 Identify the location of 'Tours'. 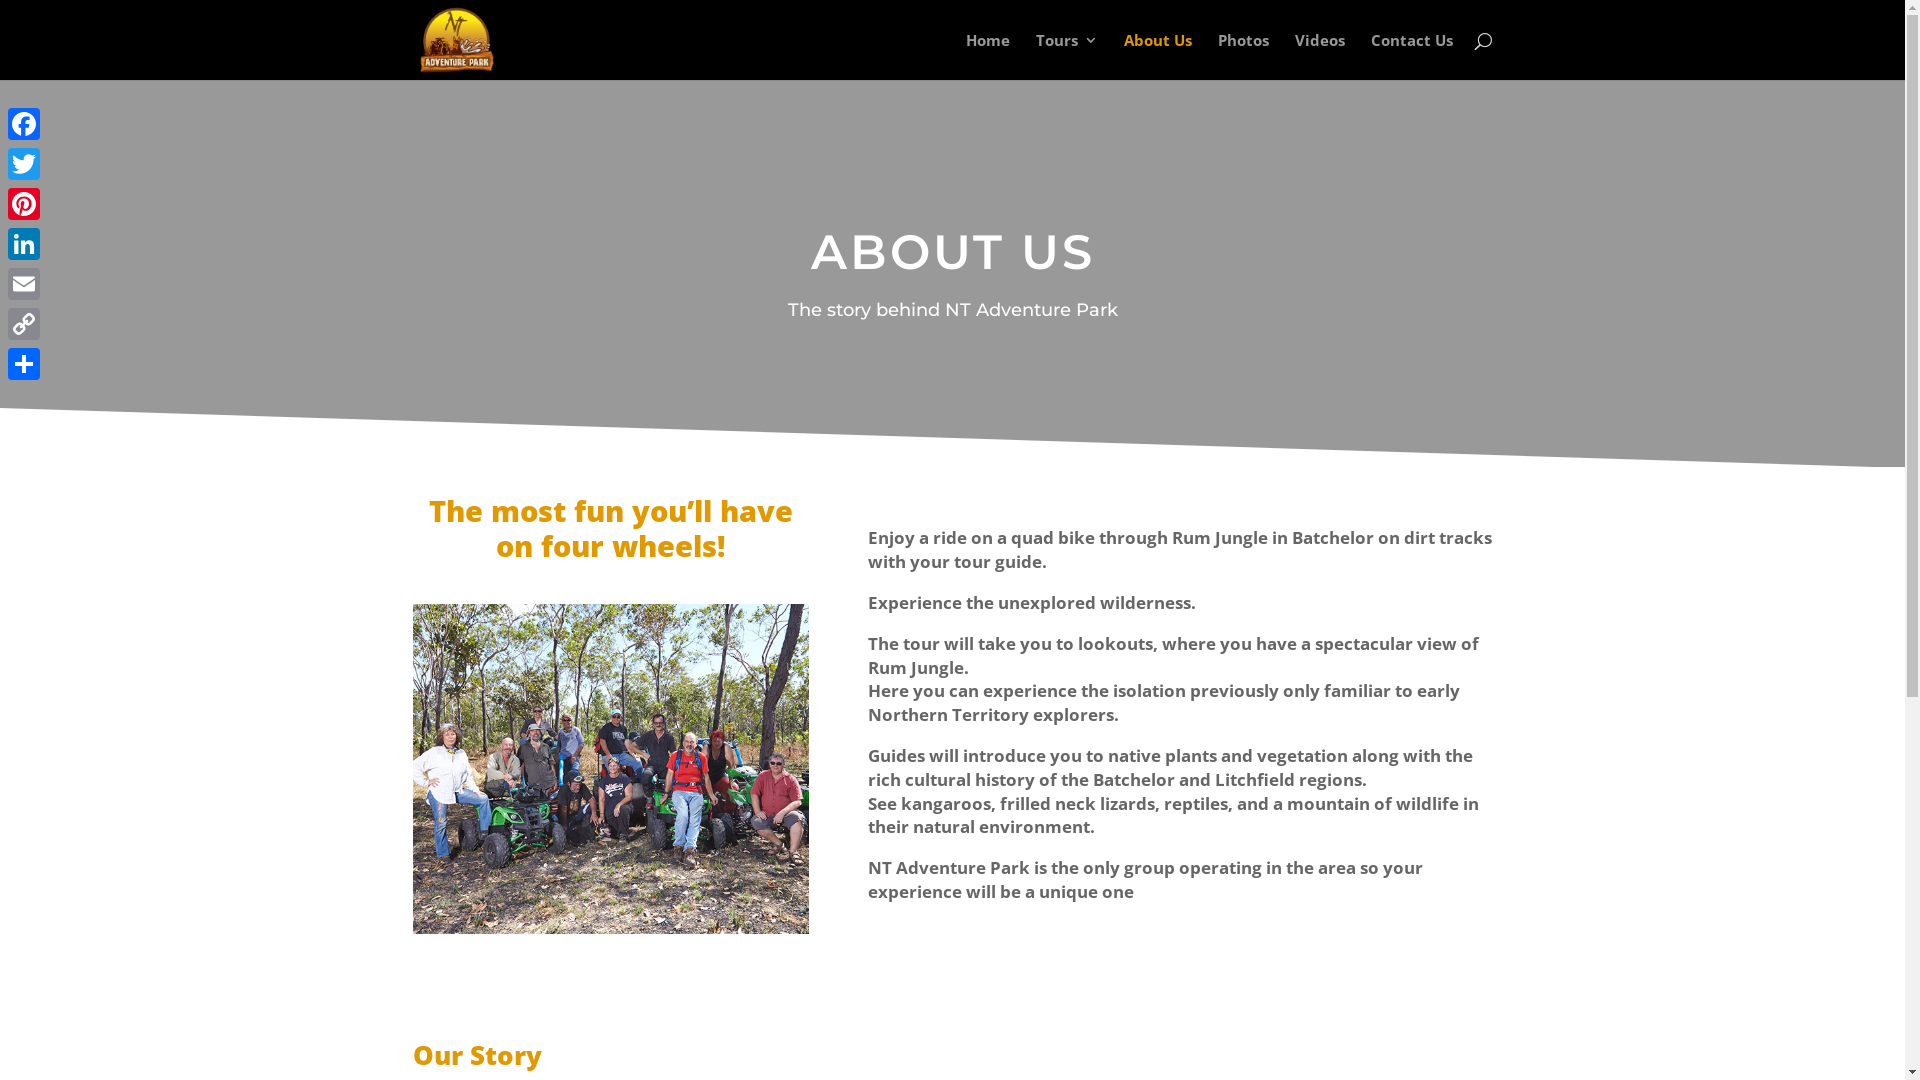
(1065, 55).